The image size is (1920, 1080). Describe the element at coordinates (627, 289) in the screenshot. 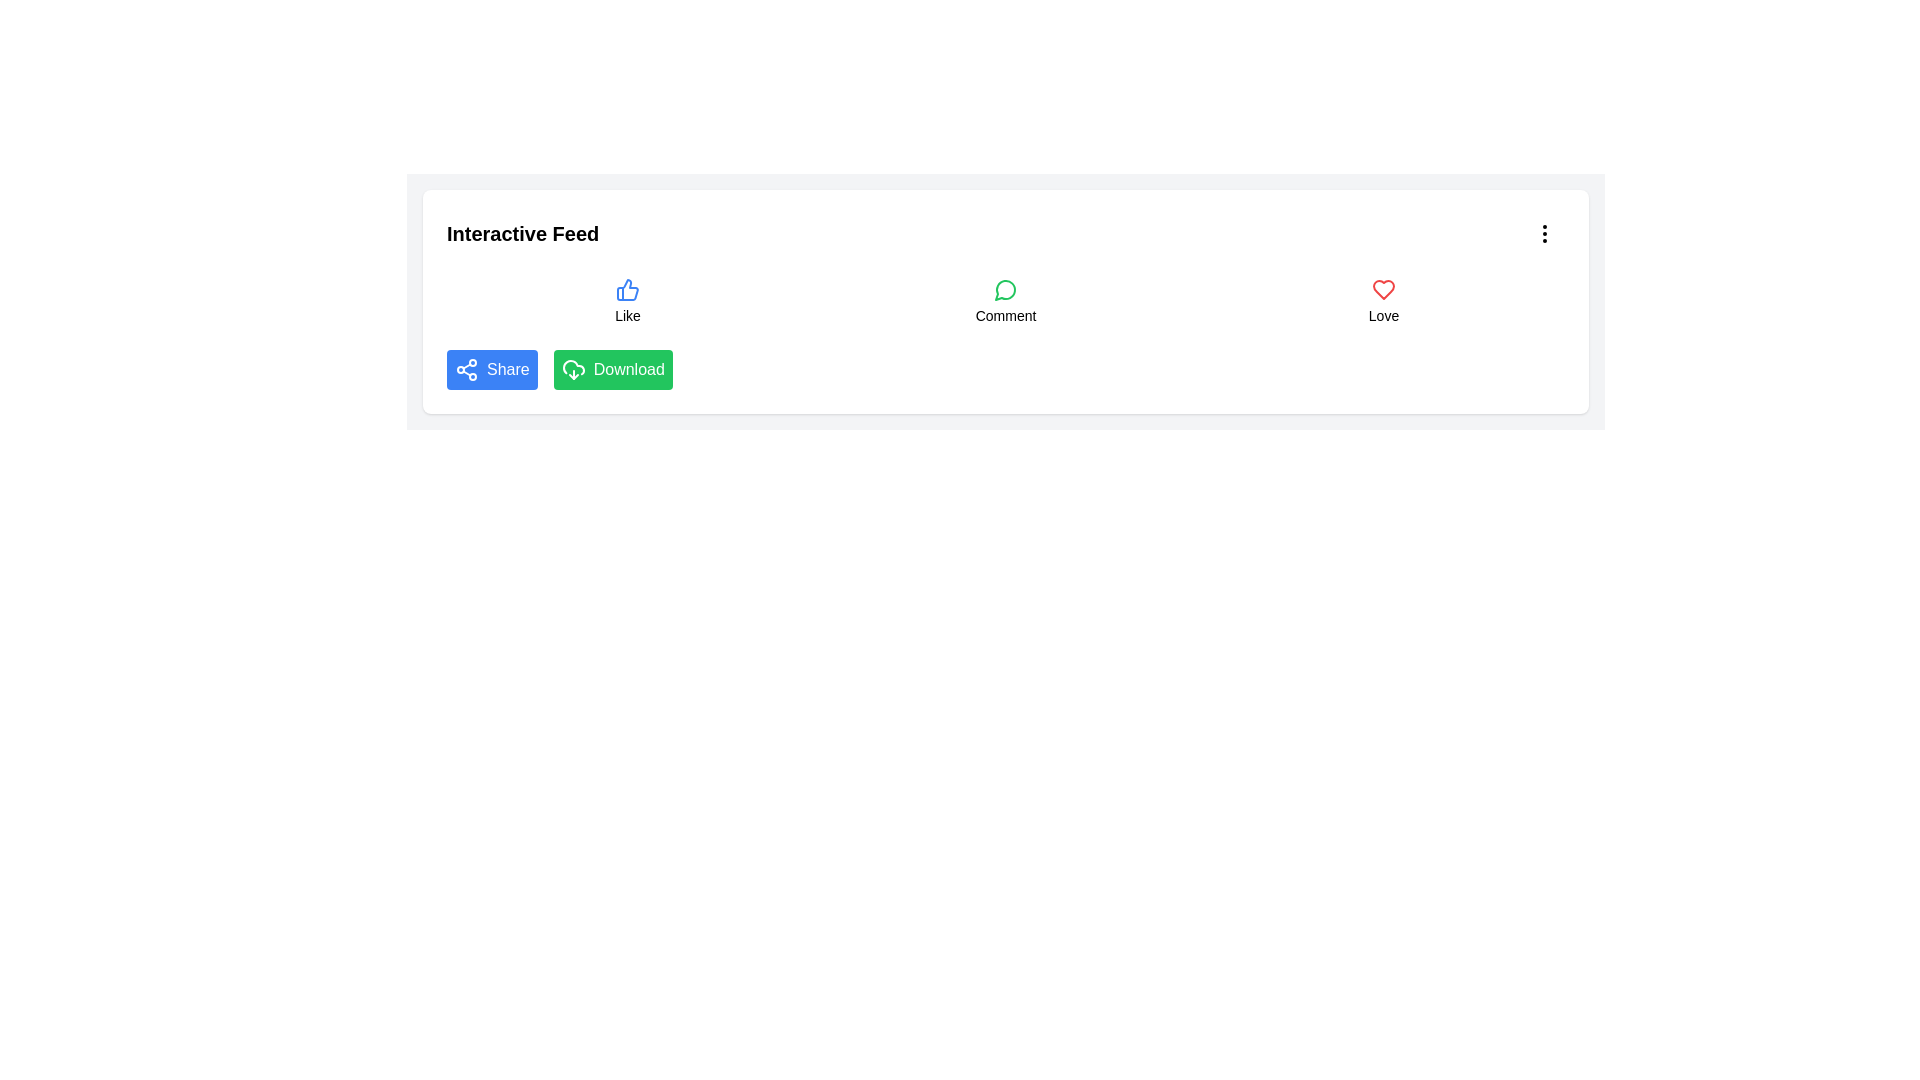

I see `the 'like' icon located in the center of the row layout to express appreciation for the post` at that location.